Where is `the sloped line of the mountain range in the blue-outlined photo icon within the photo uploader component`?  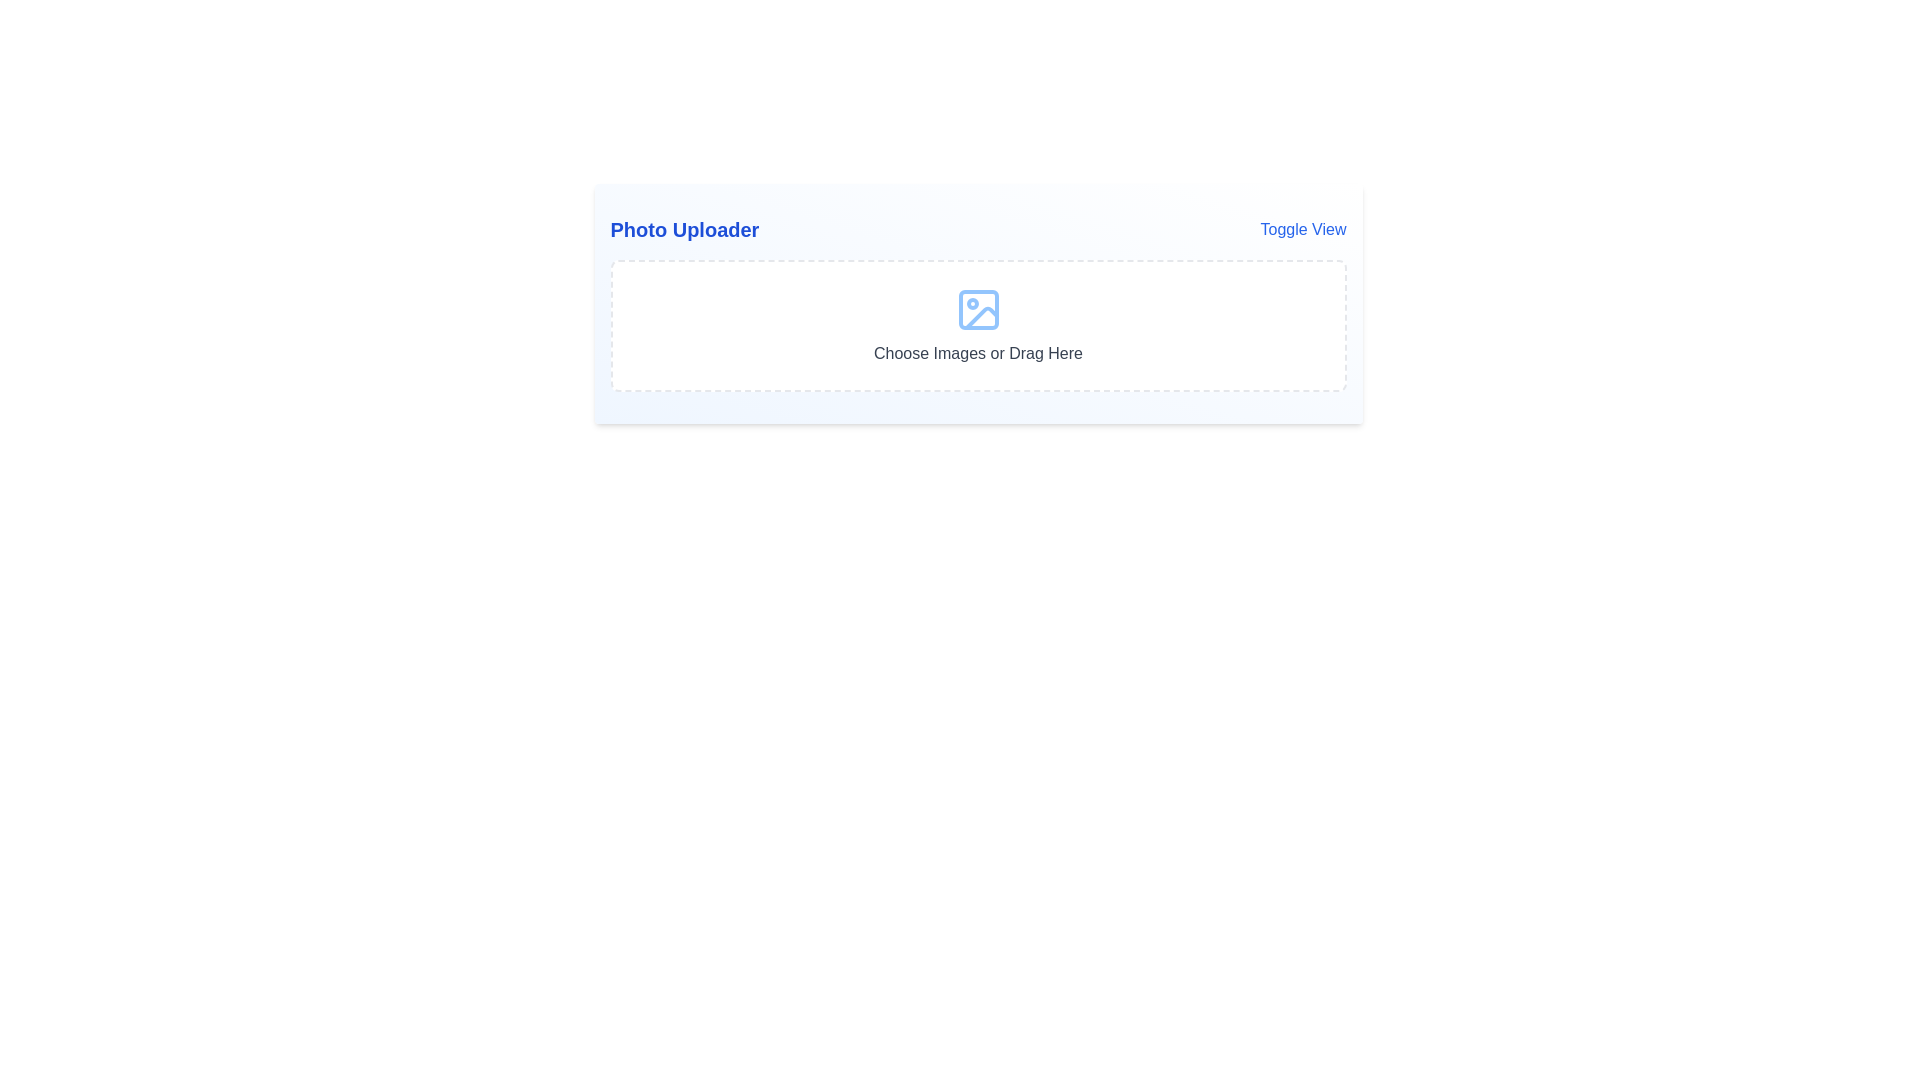 the sloped line of the mountain range in the blue-outlined photo icon within the photo uploader component is located at coordinates (981, 317).